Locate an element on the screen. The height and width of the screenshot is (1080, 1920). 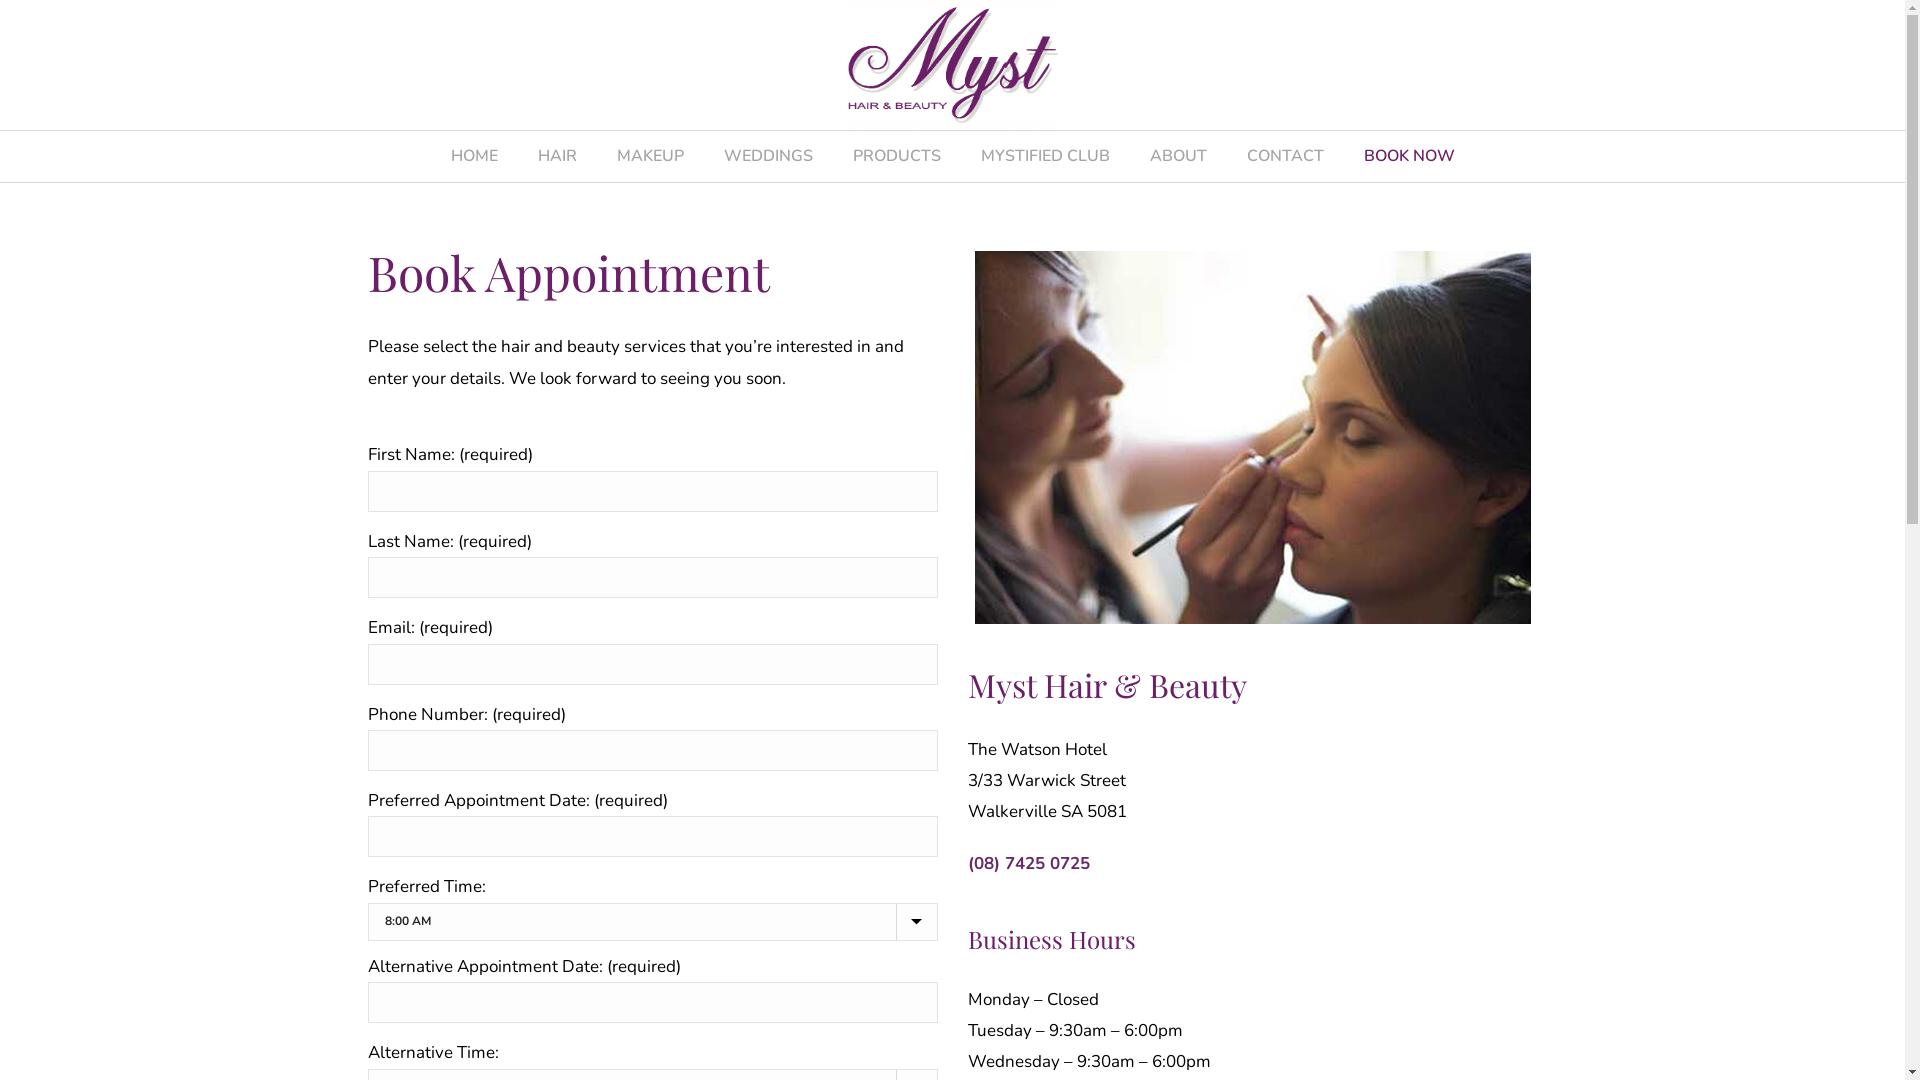
'PRODUCTS' is located at coordinates (831, 155).